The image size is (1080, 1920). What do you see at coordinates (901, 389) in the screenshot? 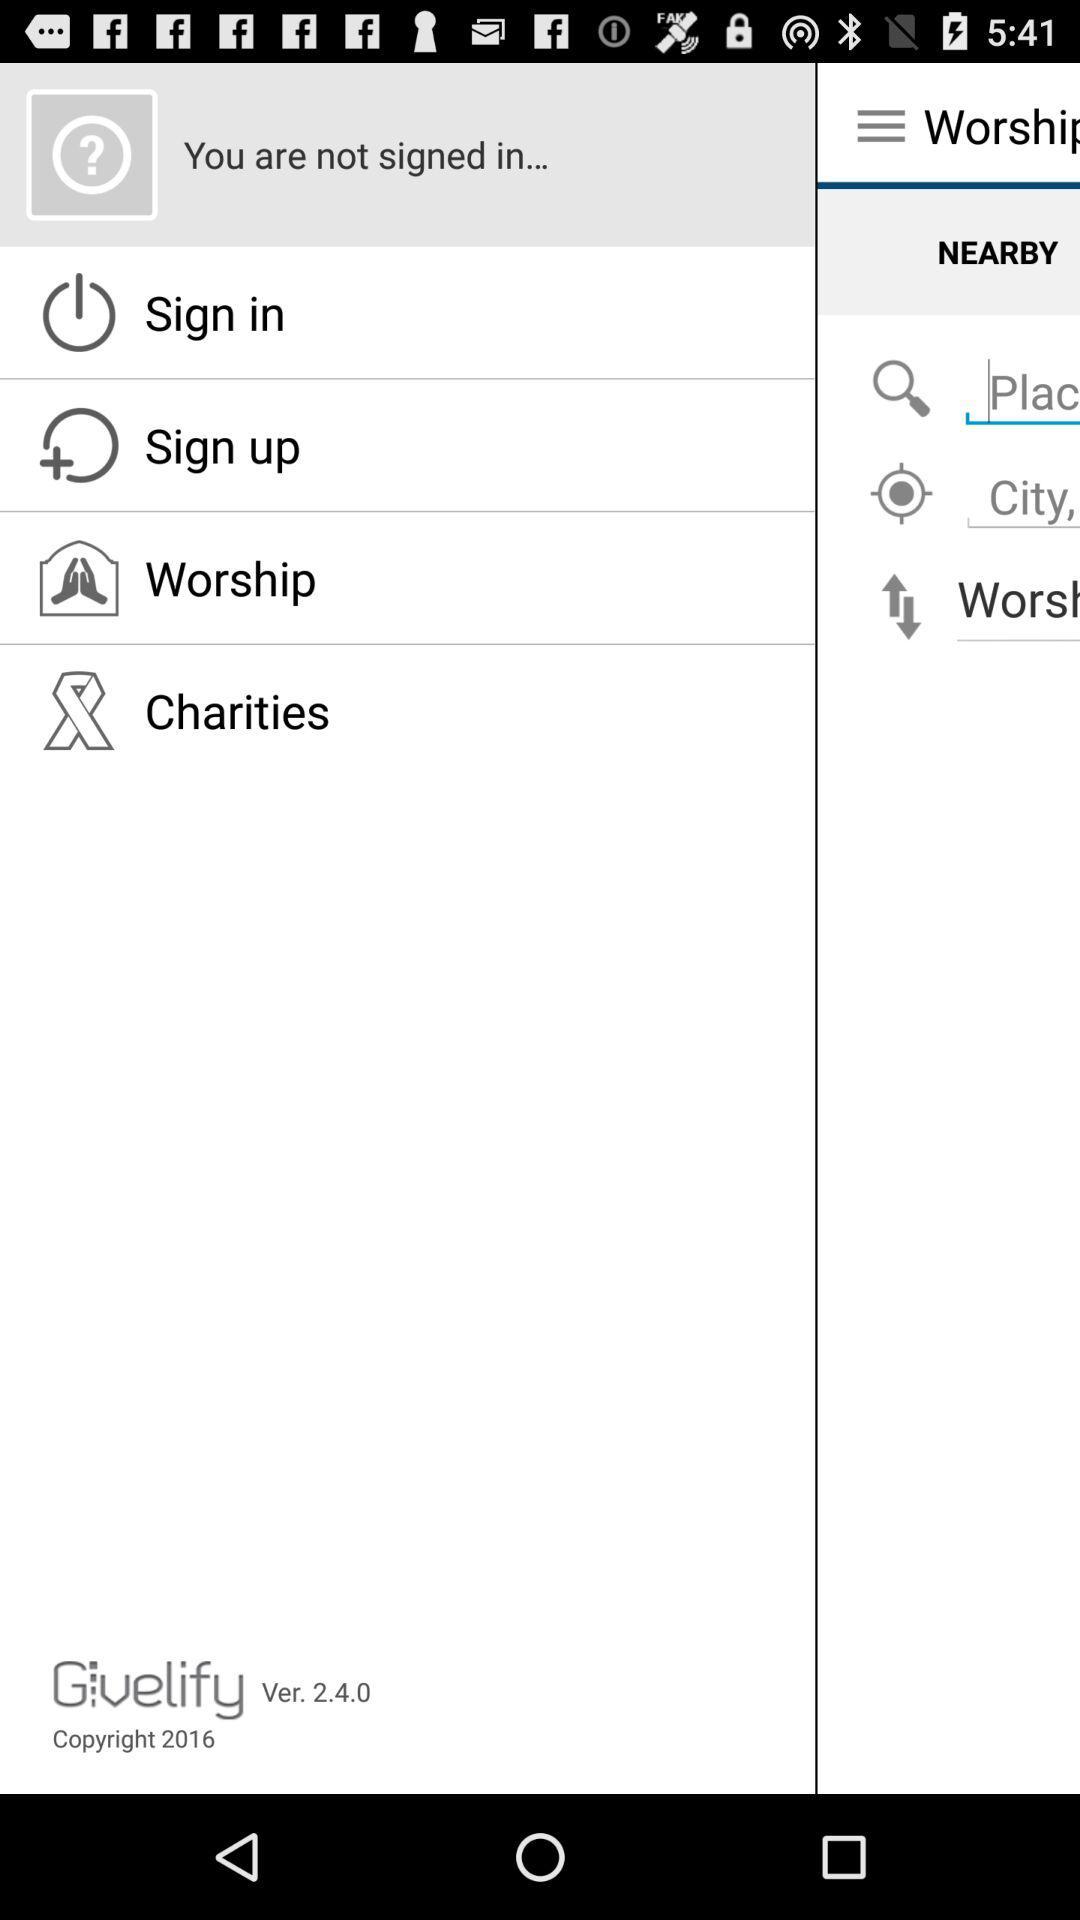
I see `the icon below the nearby icon` at bounding box center [901, 389].